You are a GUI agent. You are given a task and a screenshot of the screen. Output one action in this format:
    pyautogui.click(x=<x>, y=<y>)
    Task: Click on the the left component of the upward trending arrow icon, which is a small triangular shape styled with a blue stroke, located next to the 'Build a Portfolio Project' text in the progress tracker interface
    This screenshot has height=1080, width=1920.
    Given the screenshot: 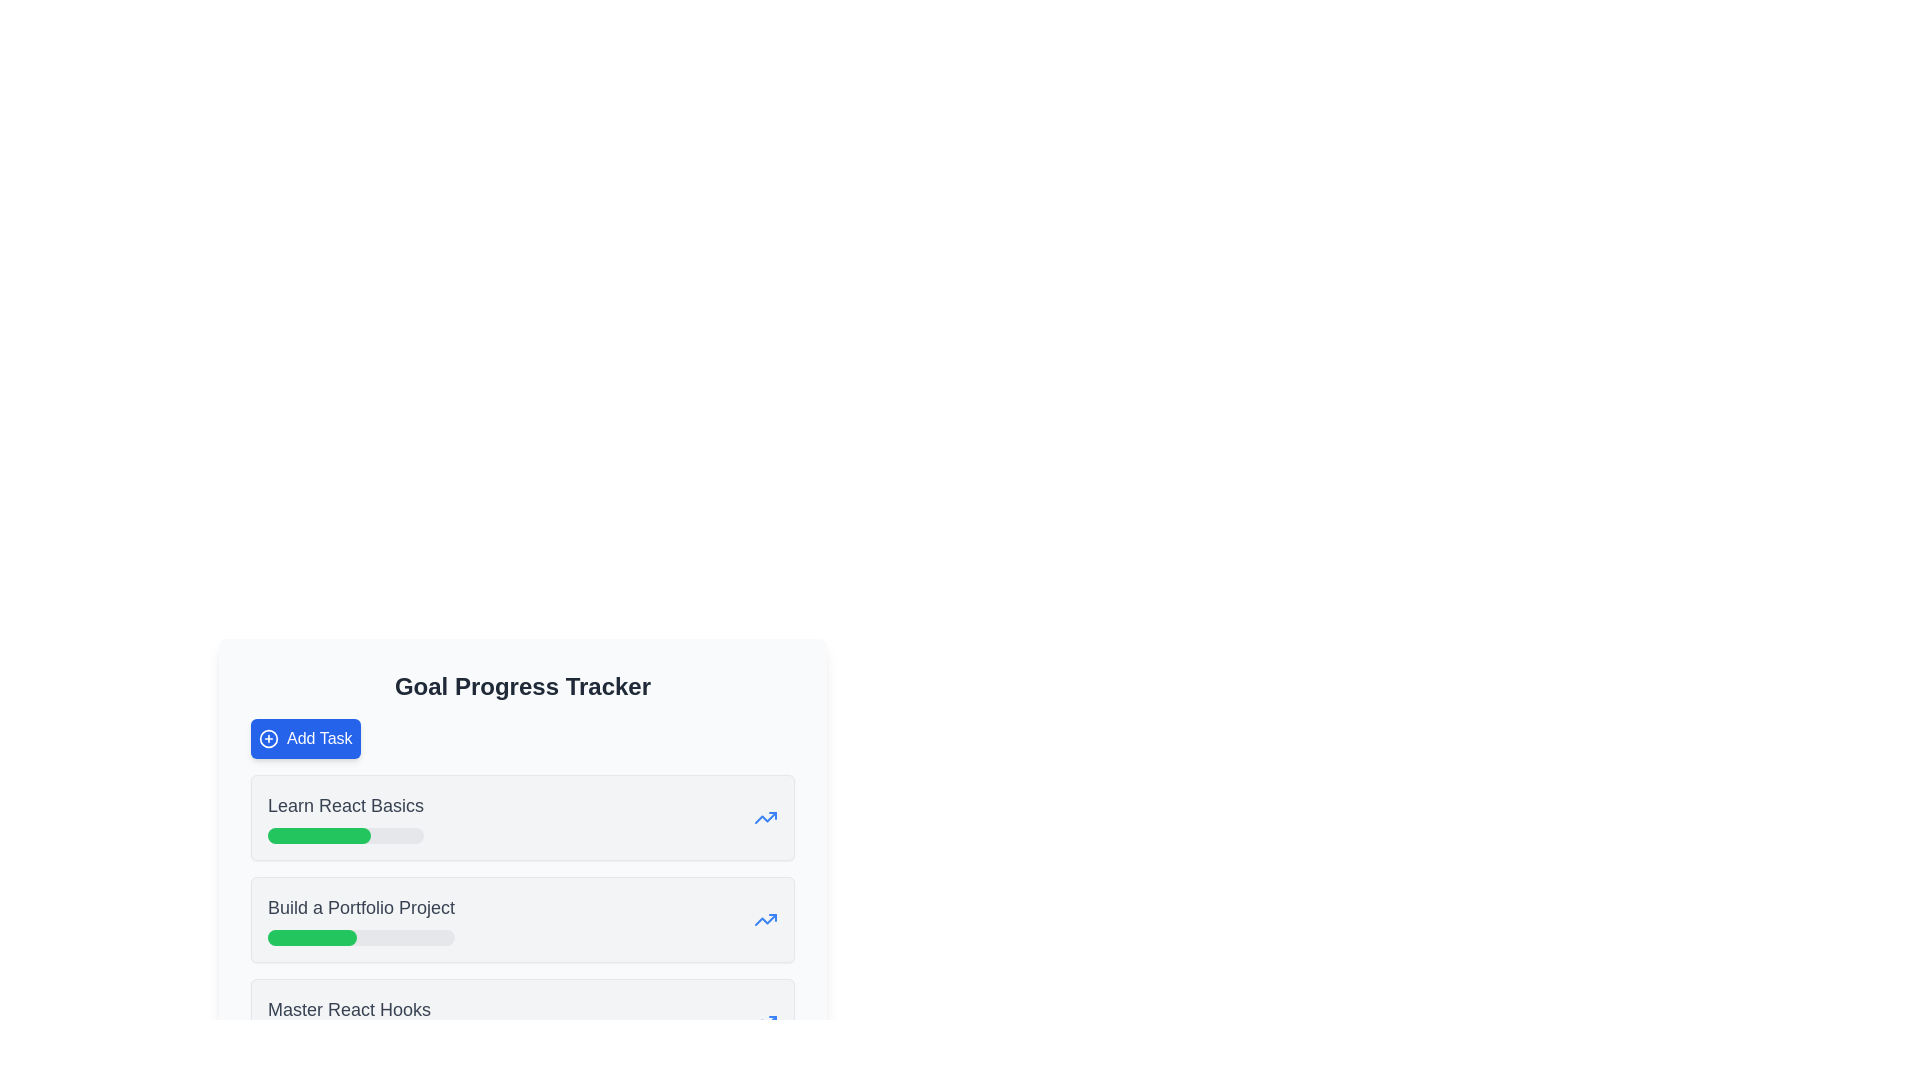 What is the action you would take?
    pyautogui.click(x=765, y=817)
    